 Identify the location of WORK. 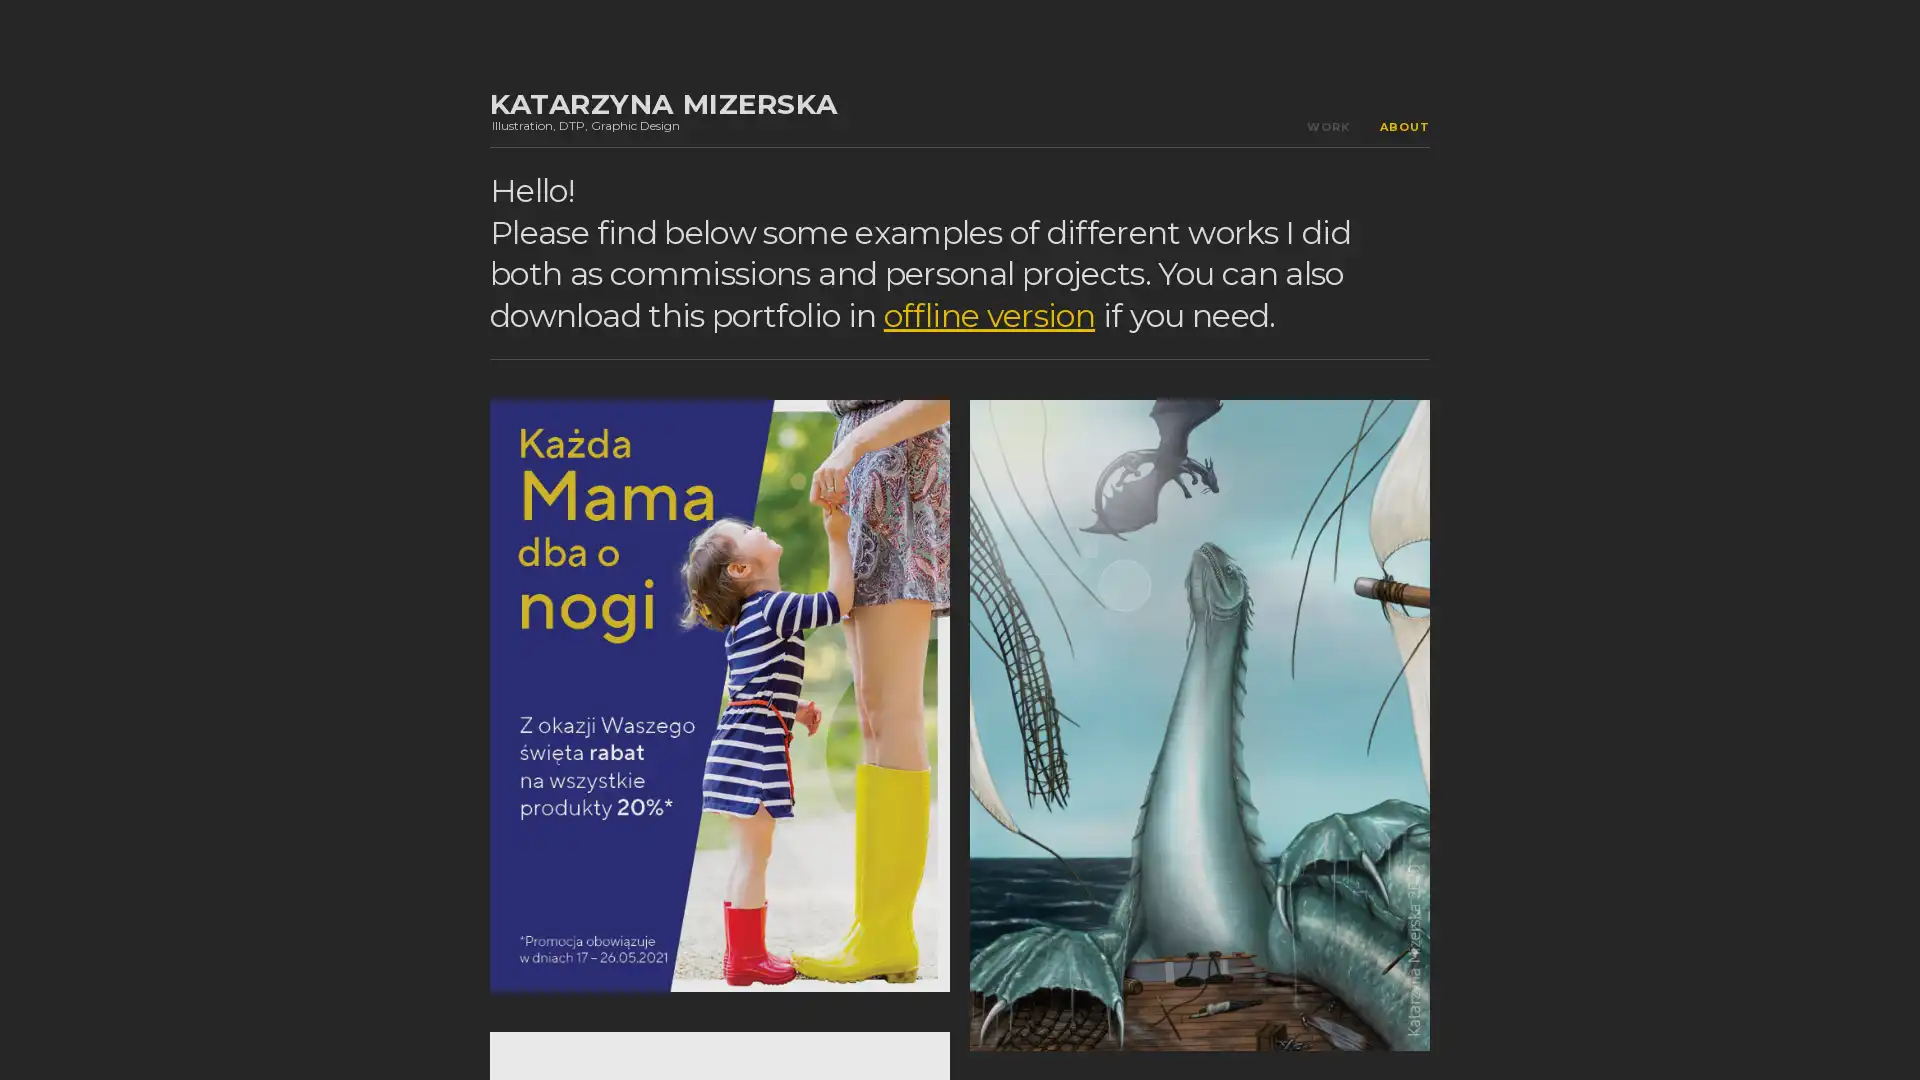
(1328, 127).